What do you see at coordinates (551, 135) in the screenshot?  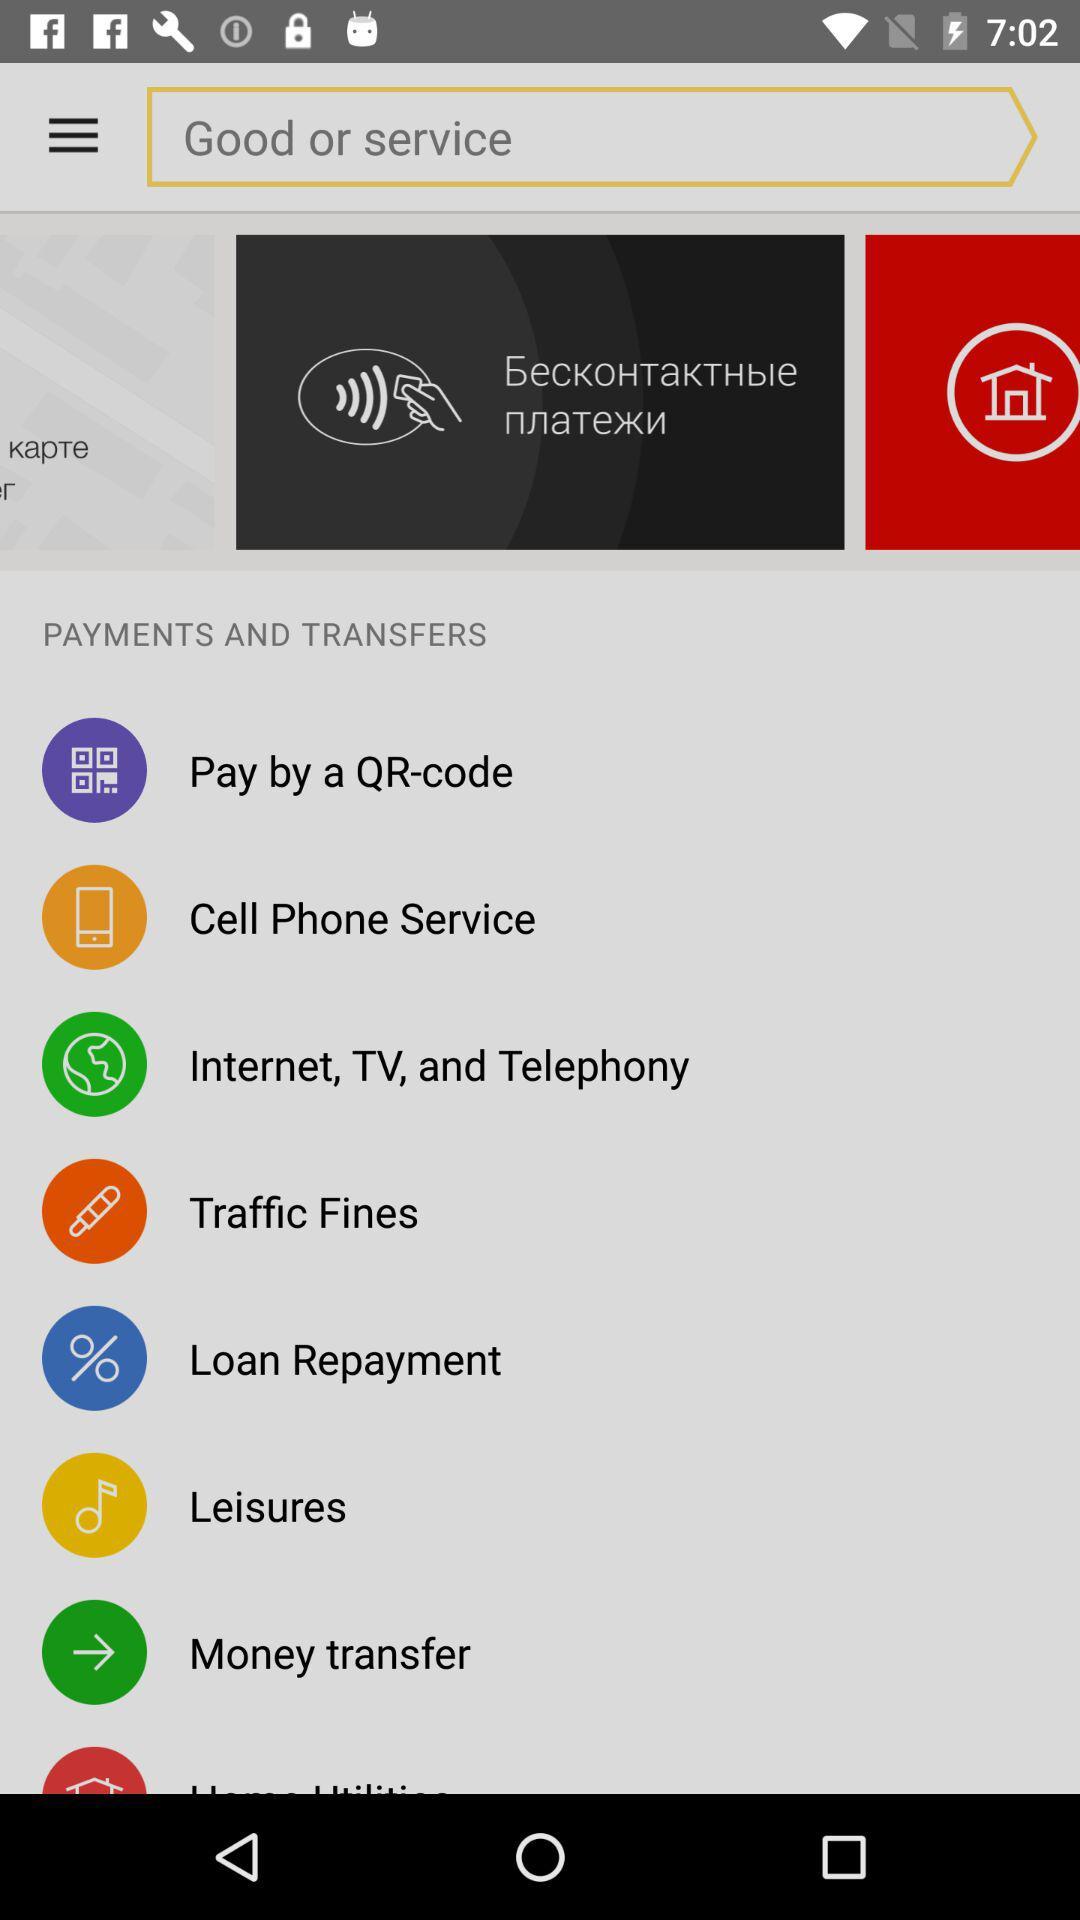 I see `a blank field when used searches for goods or a service` at bounding box center [551, 135].